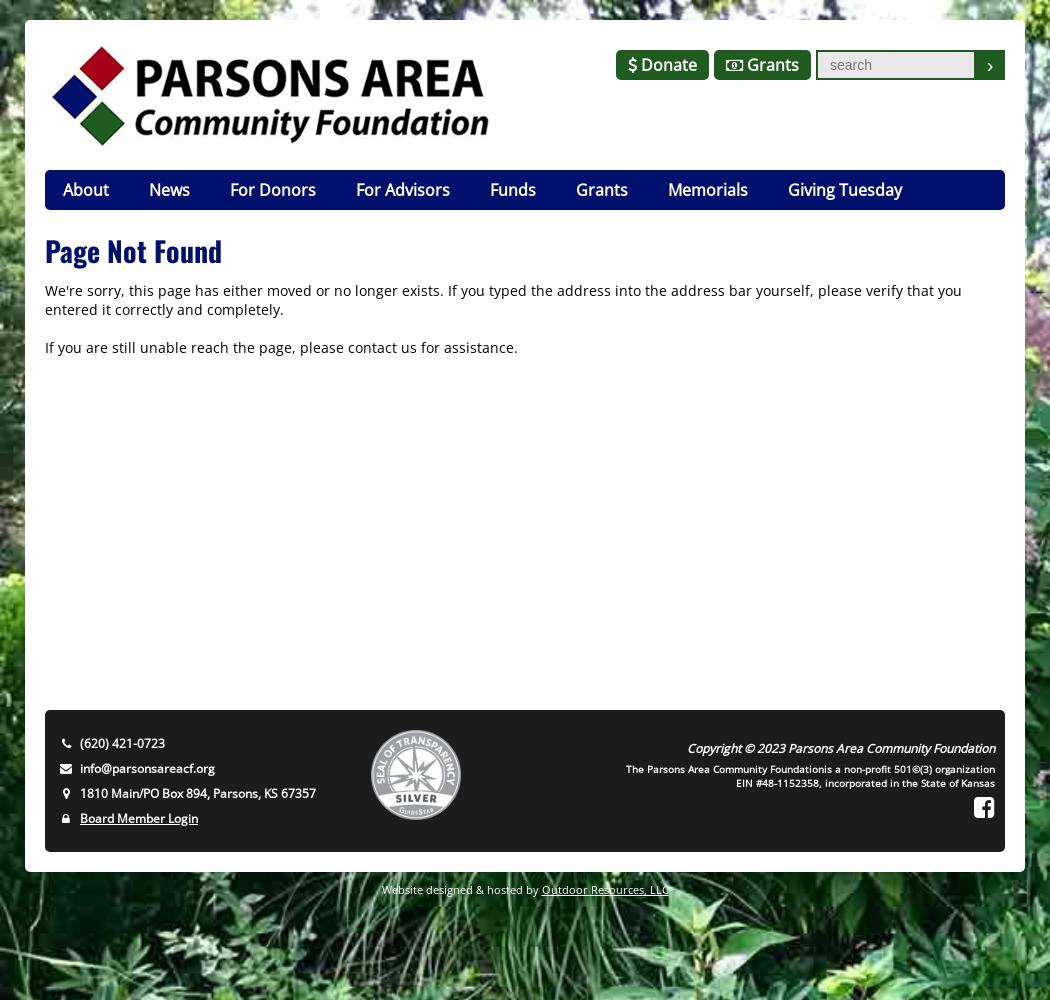 The width and height of the screenshot is (1050, 1000). I want to click on 'Website designed & hosted by', so click(460, 889).